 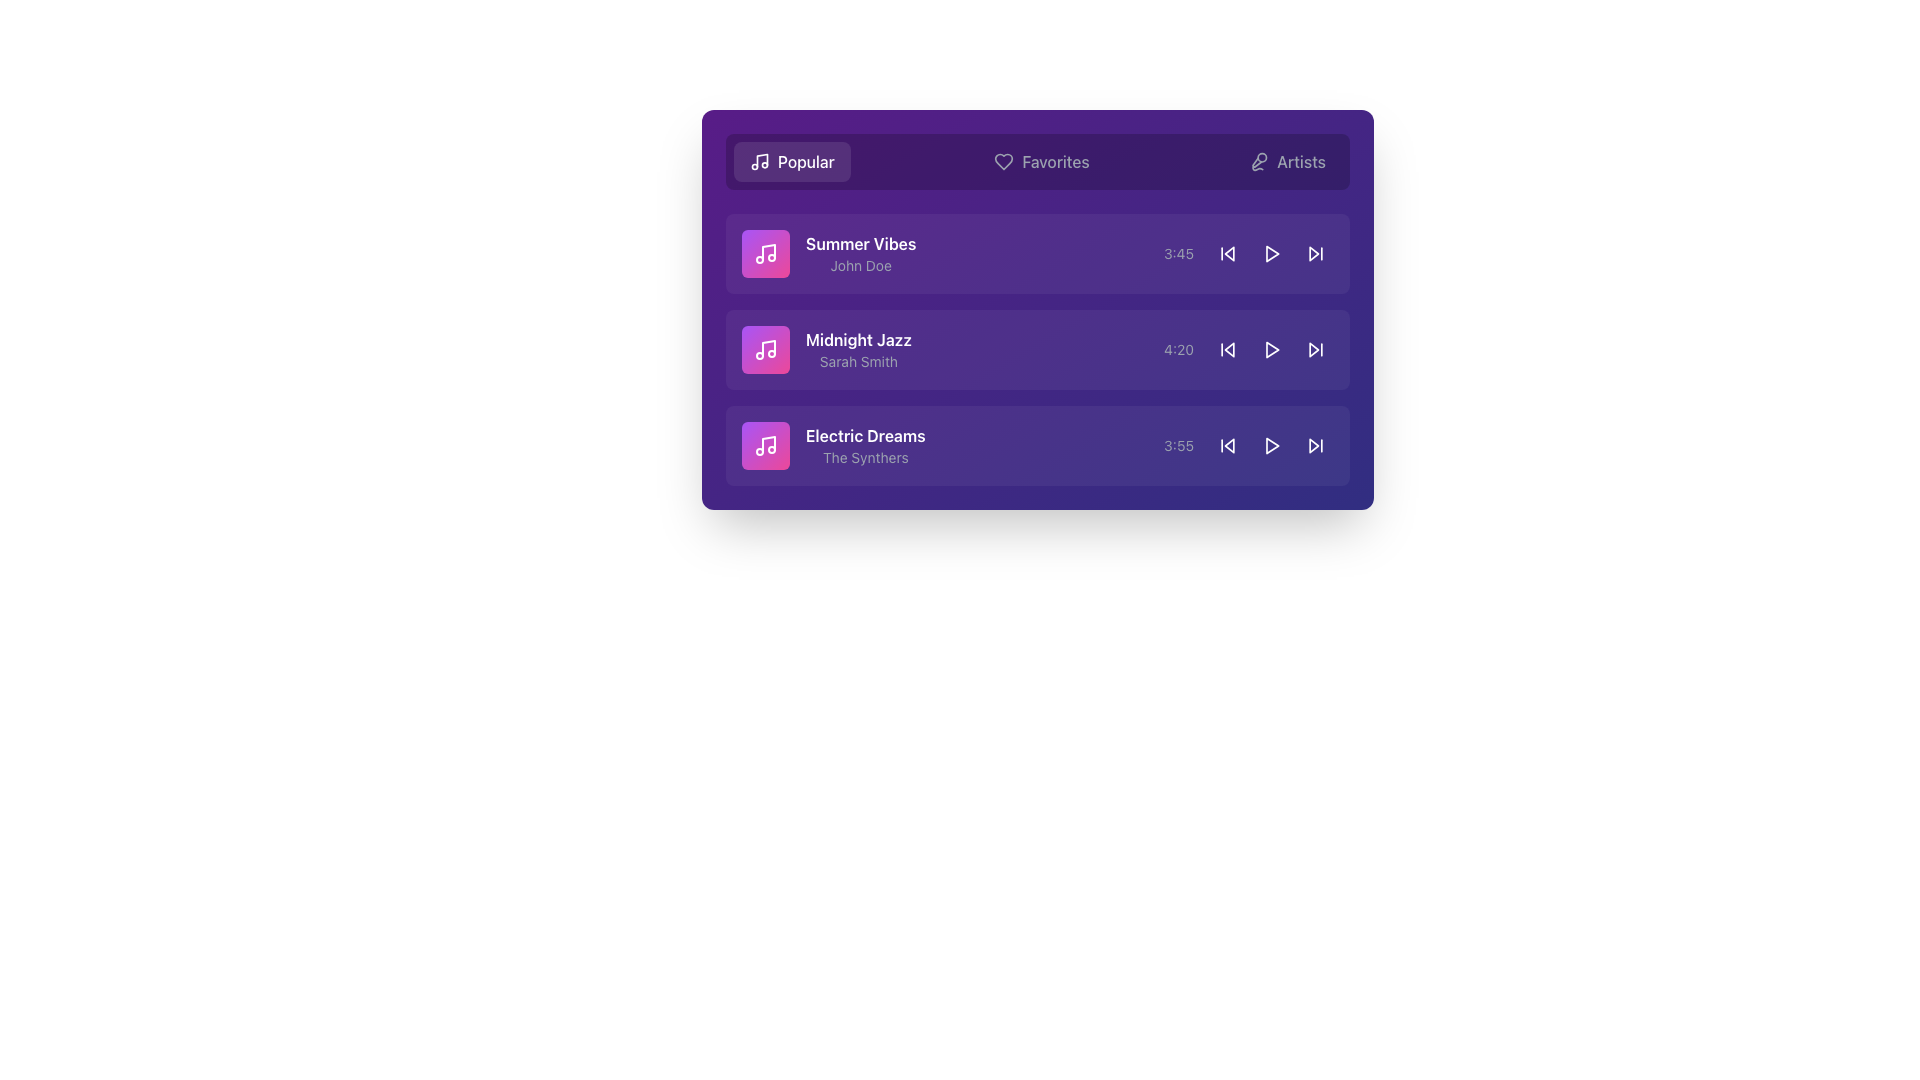 I want to click on the second play button on the right-hand side of the 'Midnight Jazz' entry, so click(x=1271, y=349).